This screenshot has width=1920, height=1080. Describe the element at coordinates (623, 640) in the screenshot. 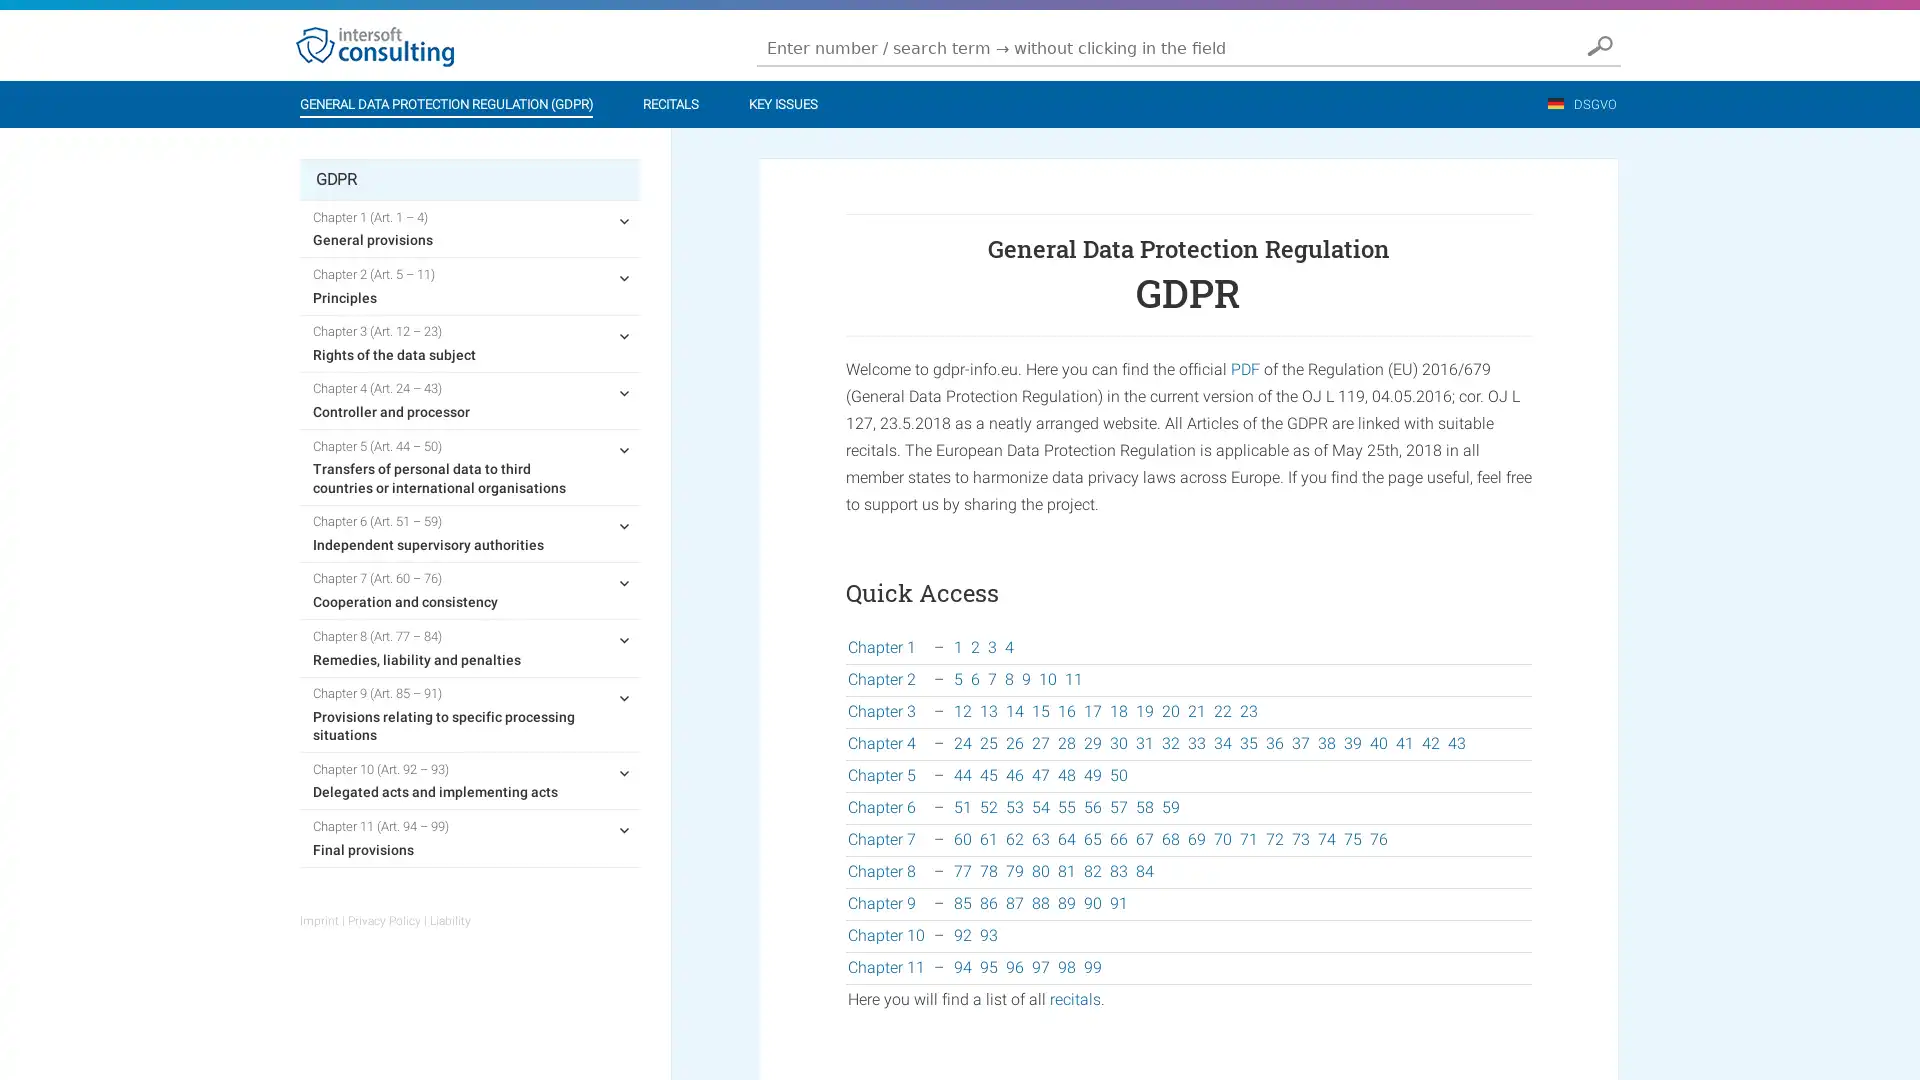

I see `expand child menu` at that location.